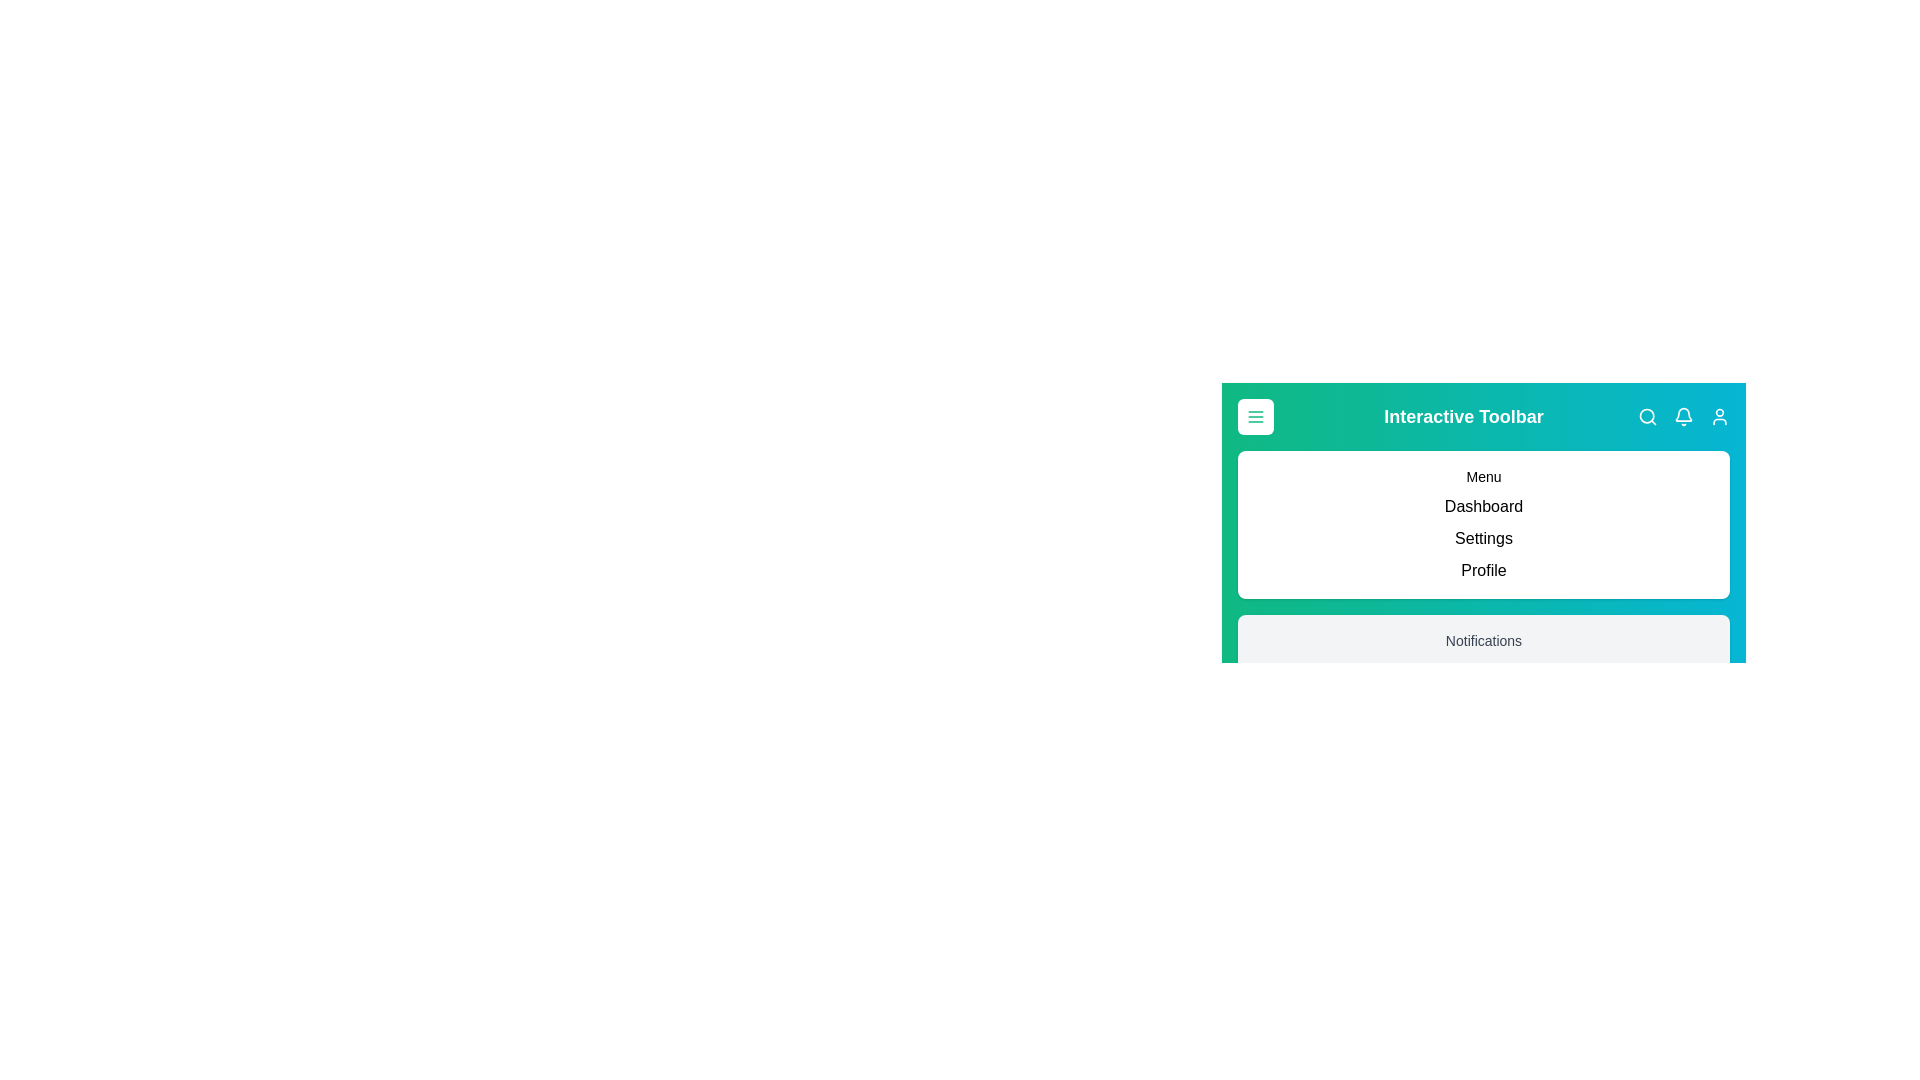 Image resolution: width=1920 pixels, height=1080 pixels. Describe the element at coordinates (1483, 570) in the screenshot. I see `the menu item Profile to navigate to the respective section` at that location.